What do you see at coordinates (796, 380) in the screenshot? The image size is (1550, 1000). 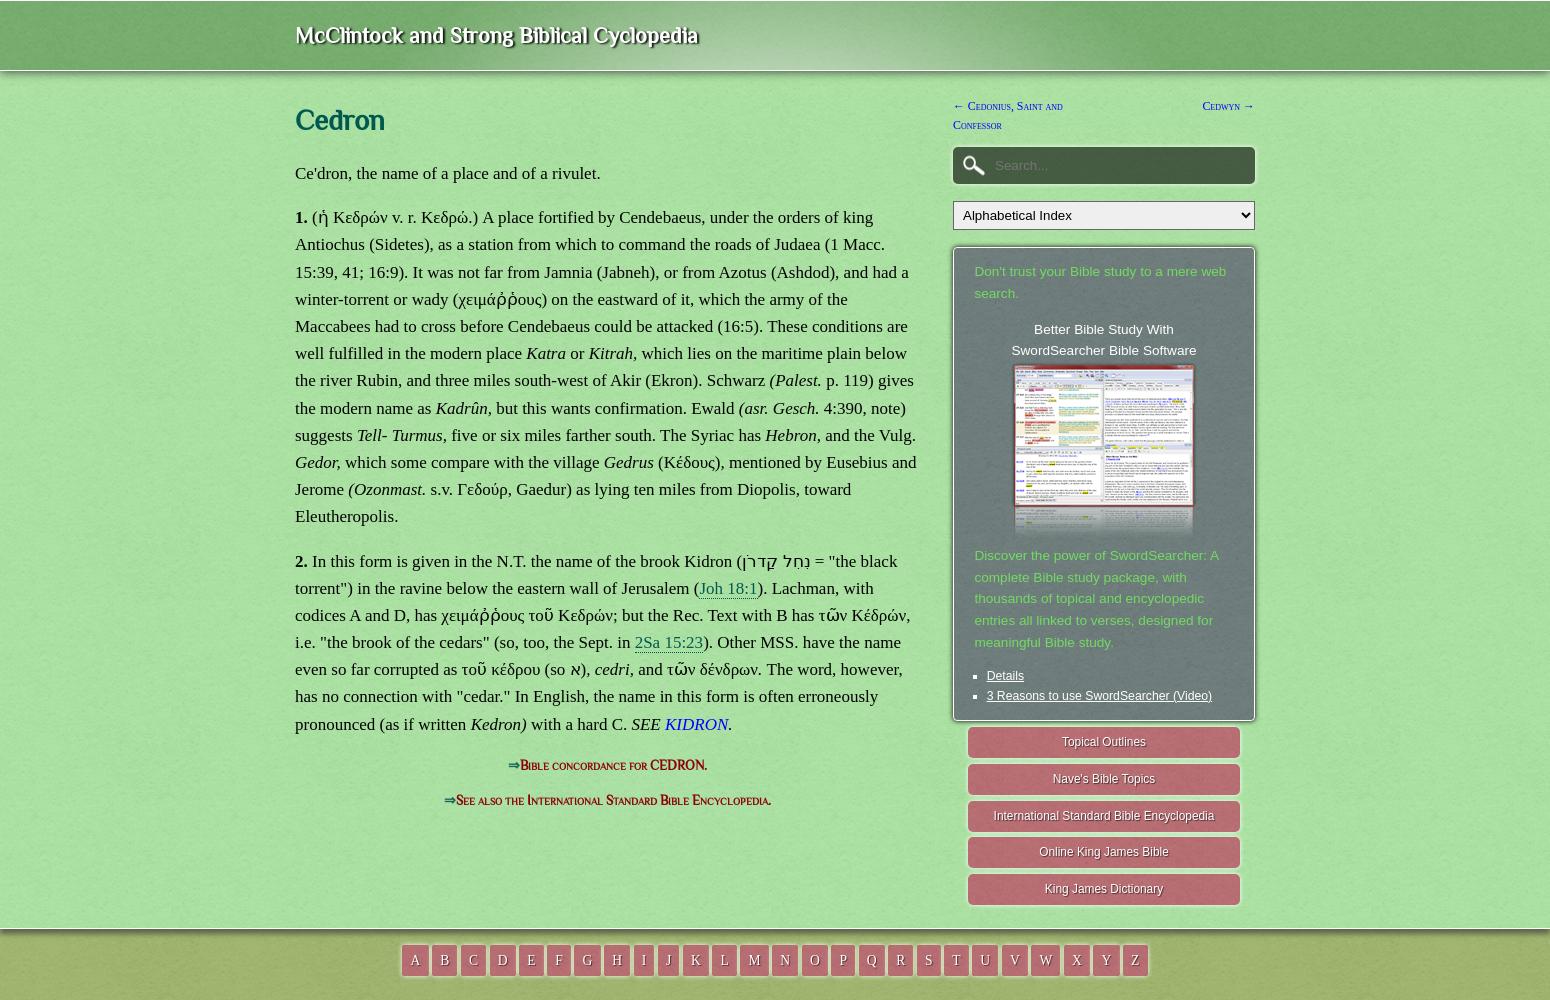 I see `'(Palest.'` at bounding box center [796, 380].